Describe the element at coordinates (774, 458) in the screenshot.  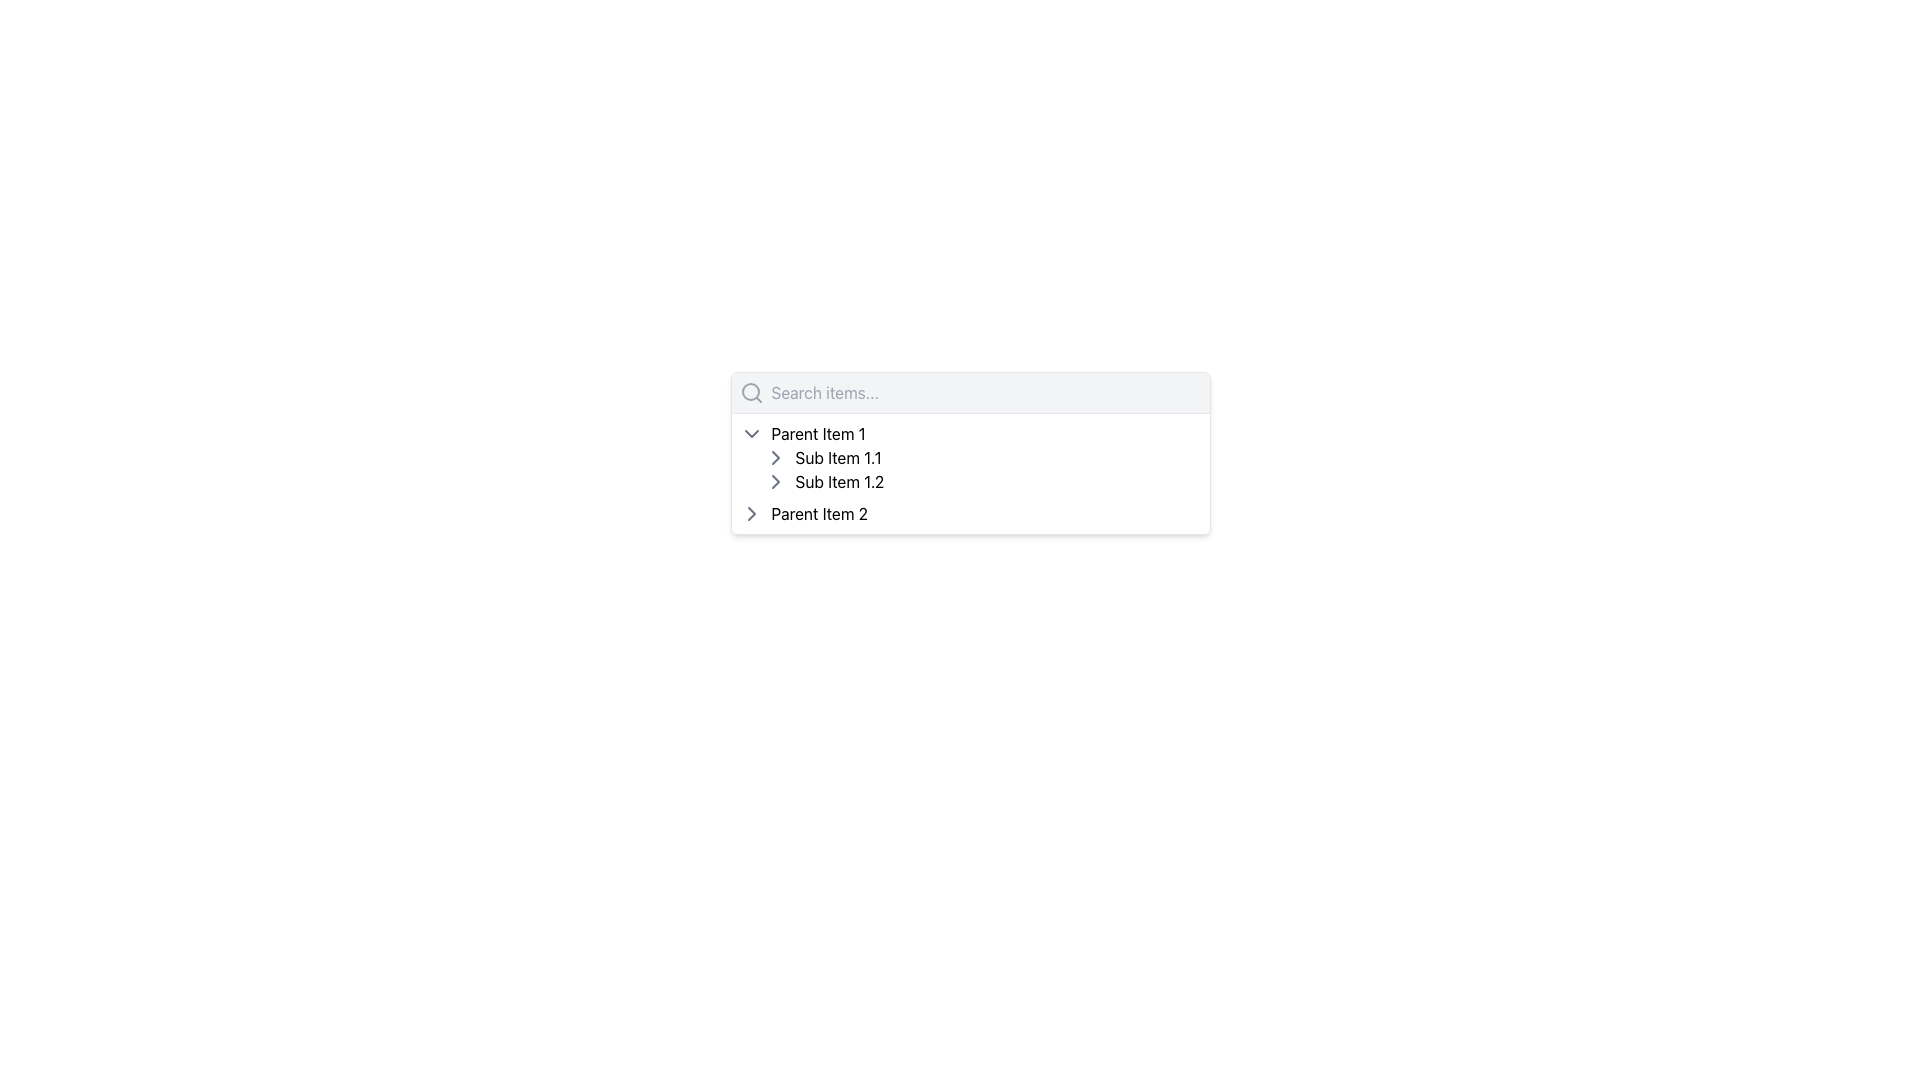
I see `the gray right-pointing chevron icon used as a toggle indicator located to the left of 'Sub Item 1.1' in the hierarchical list` at that location.